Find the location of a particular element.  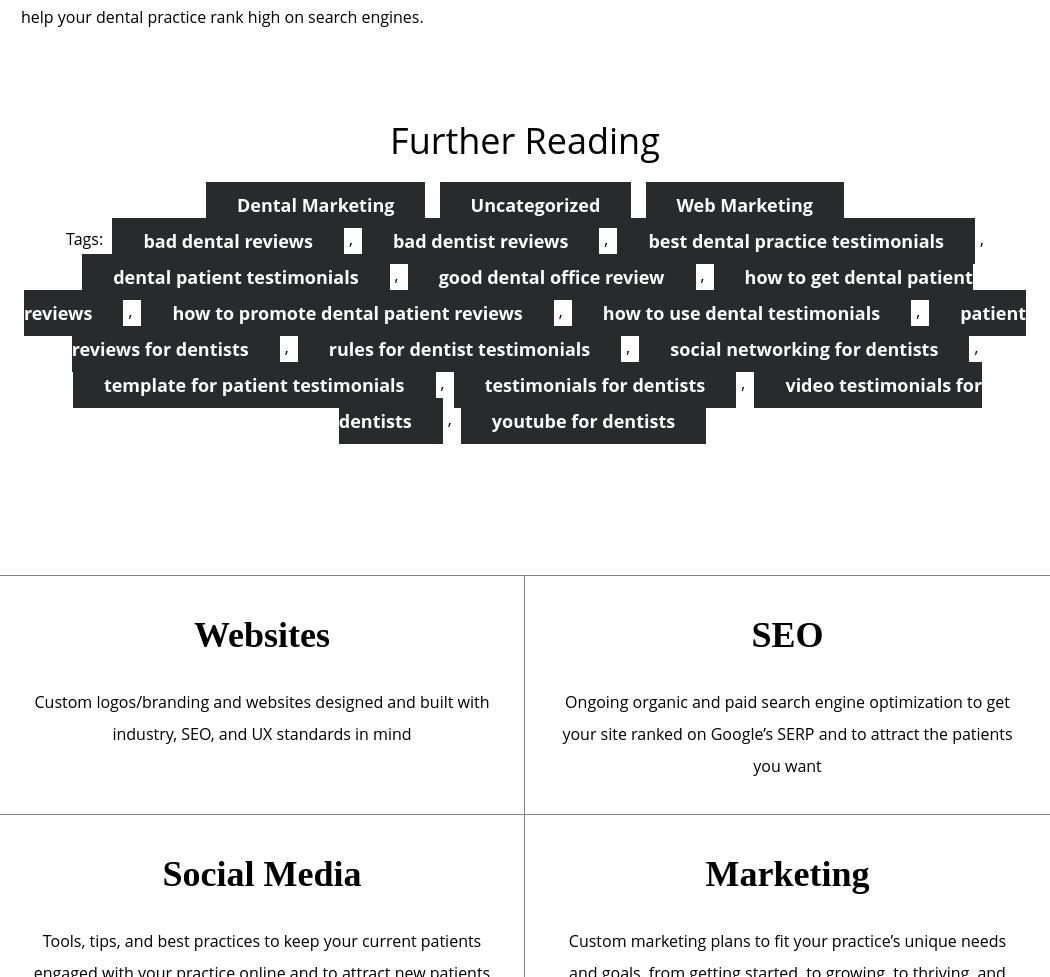

'template for patient testimonials' is located at coordinates (253, 385).